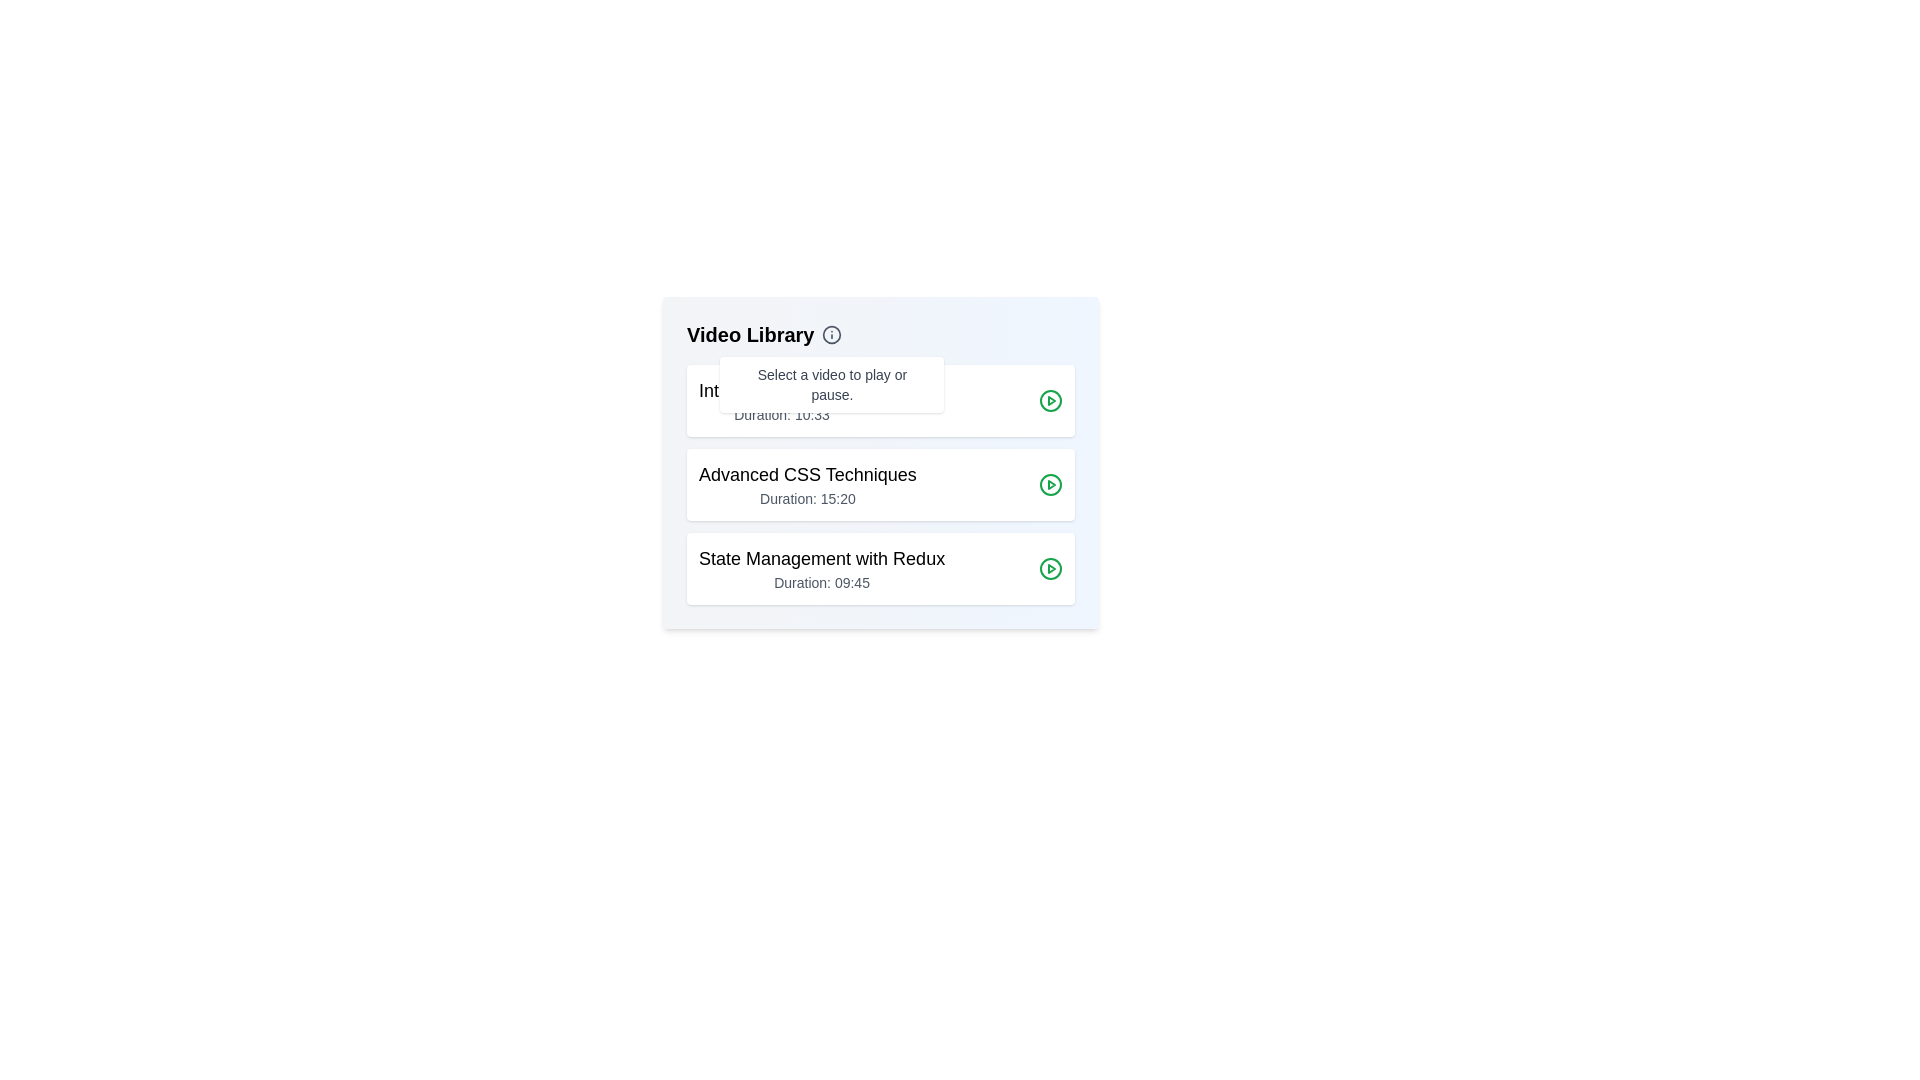 This screenshot has height=1080, width=1920. Describe the element at coordinates (1050, 401) in the screenshot. I see `the play button located at the far-right end of the 'Introduction to React' video entry in the Video Library to initiate playback of the video` at that location.